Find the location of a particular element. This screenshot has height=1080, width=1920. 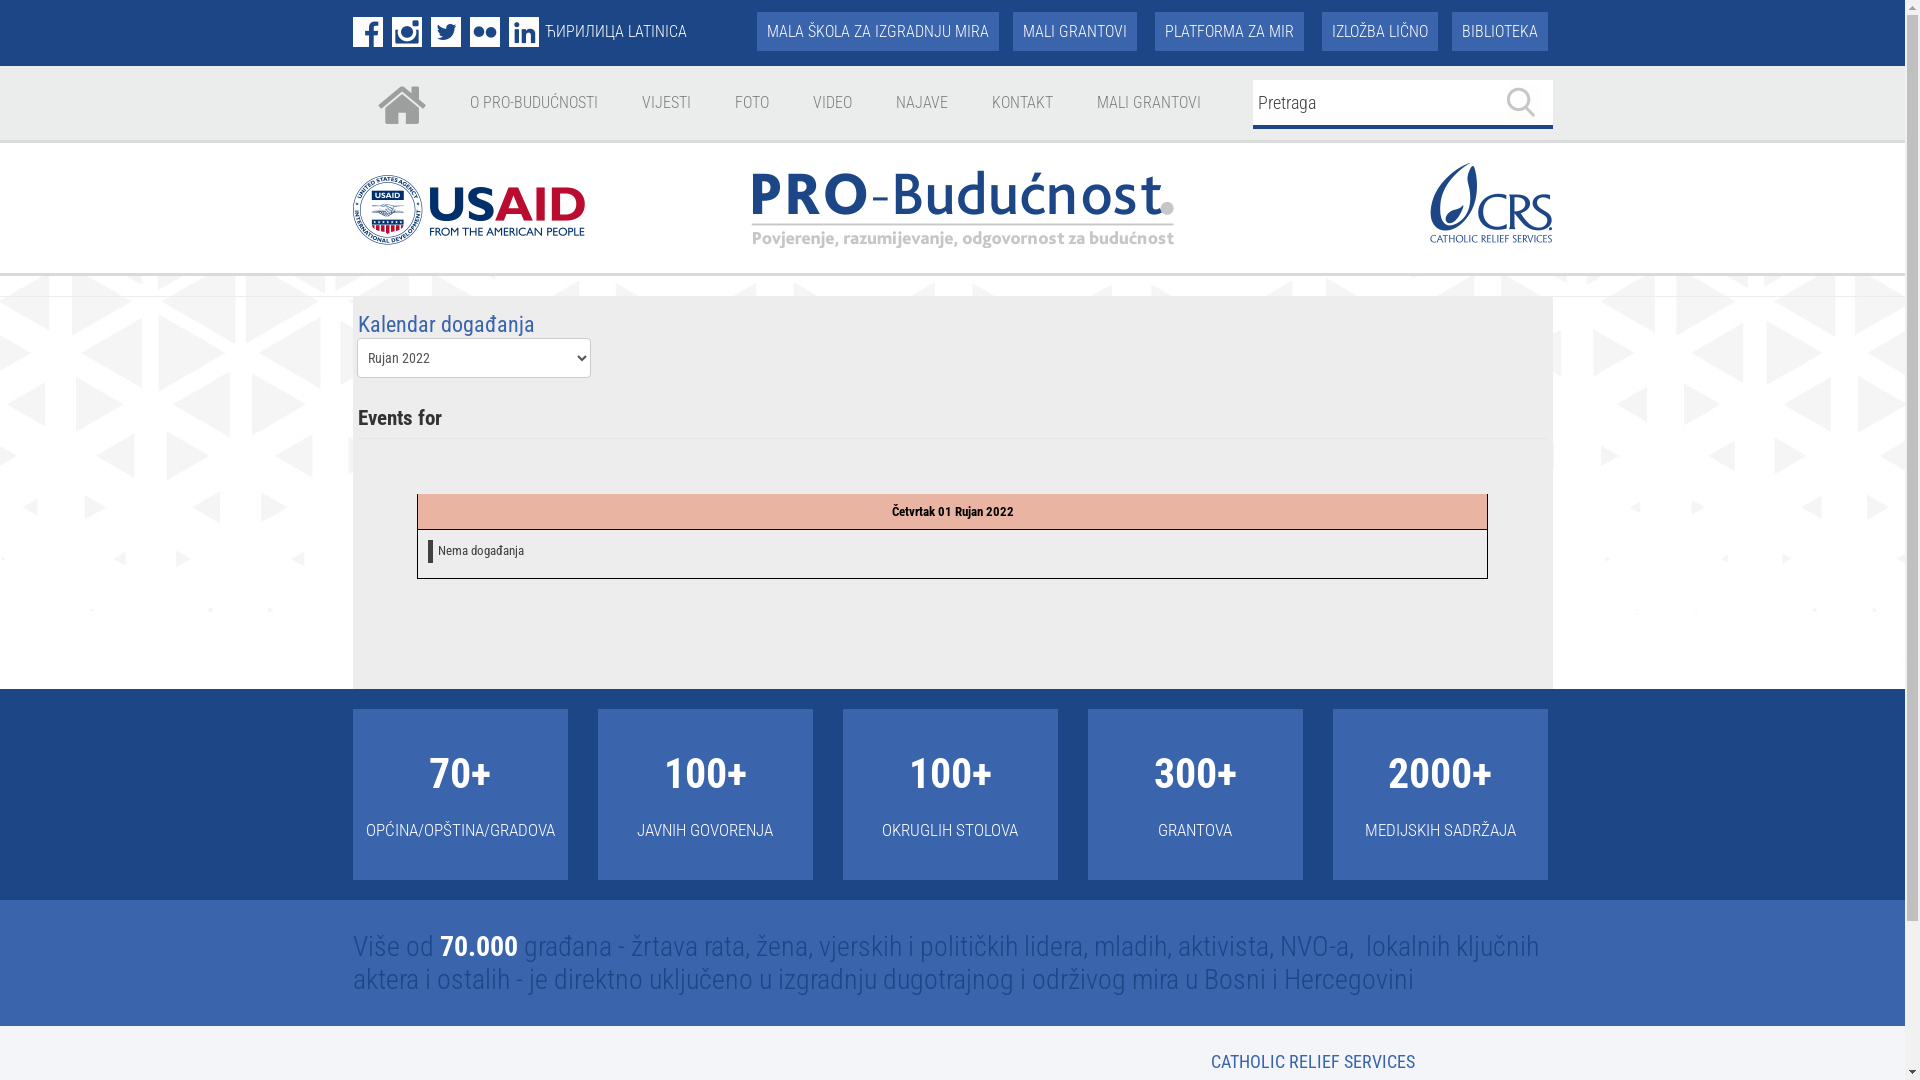

'MALI GRANTOVI' is located at coordinates (1148, 103).